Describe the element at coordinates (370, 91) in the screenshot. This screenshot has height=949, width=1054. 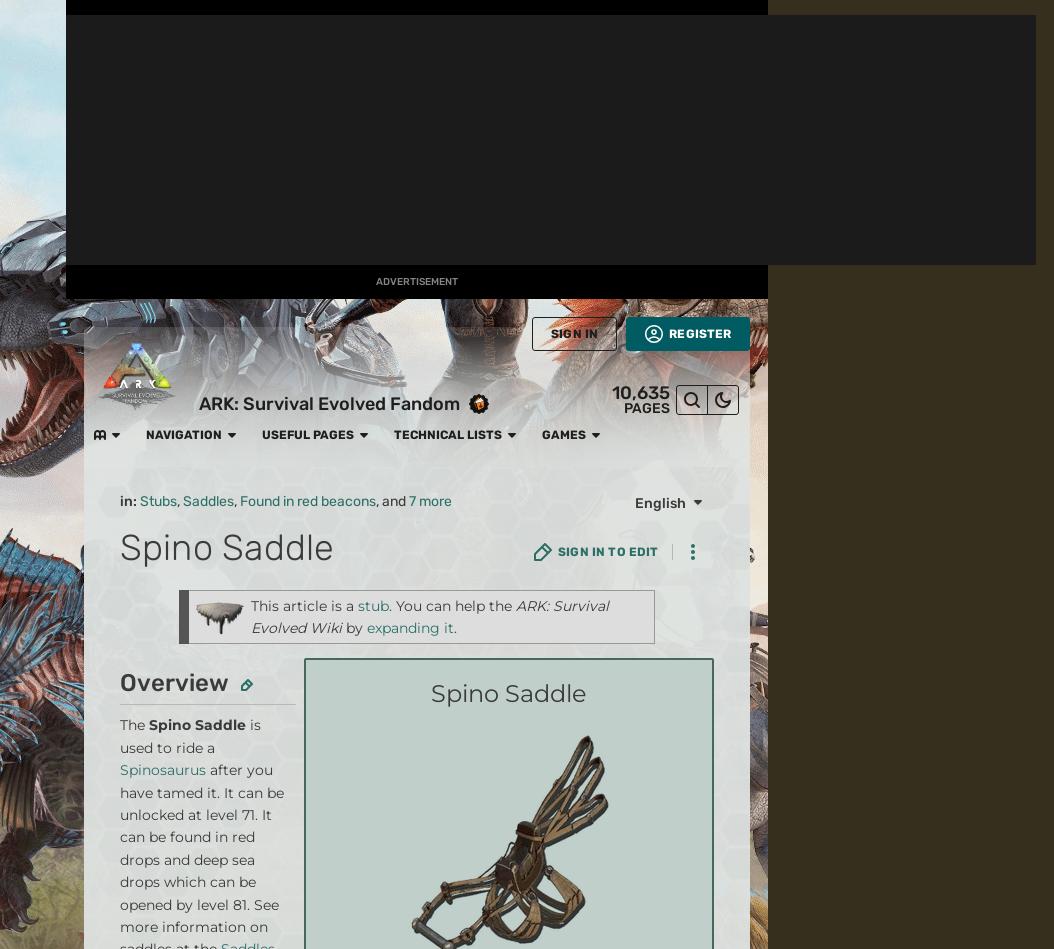
I see `'Hatch/Gestation'` at that location.